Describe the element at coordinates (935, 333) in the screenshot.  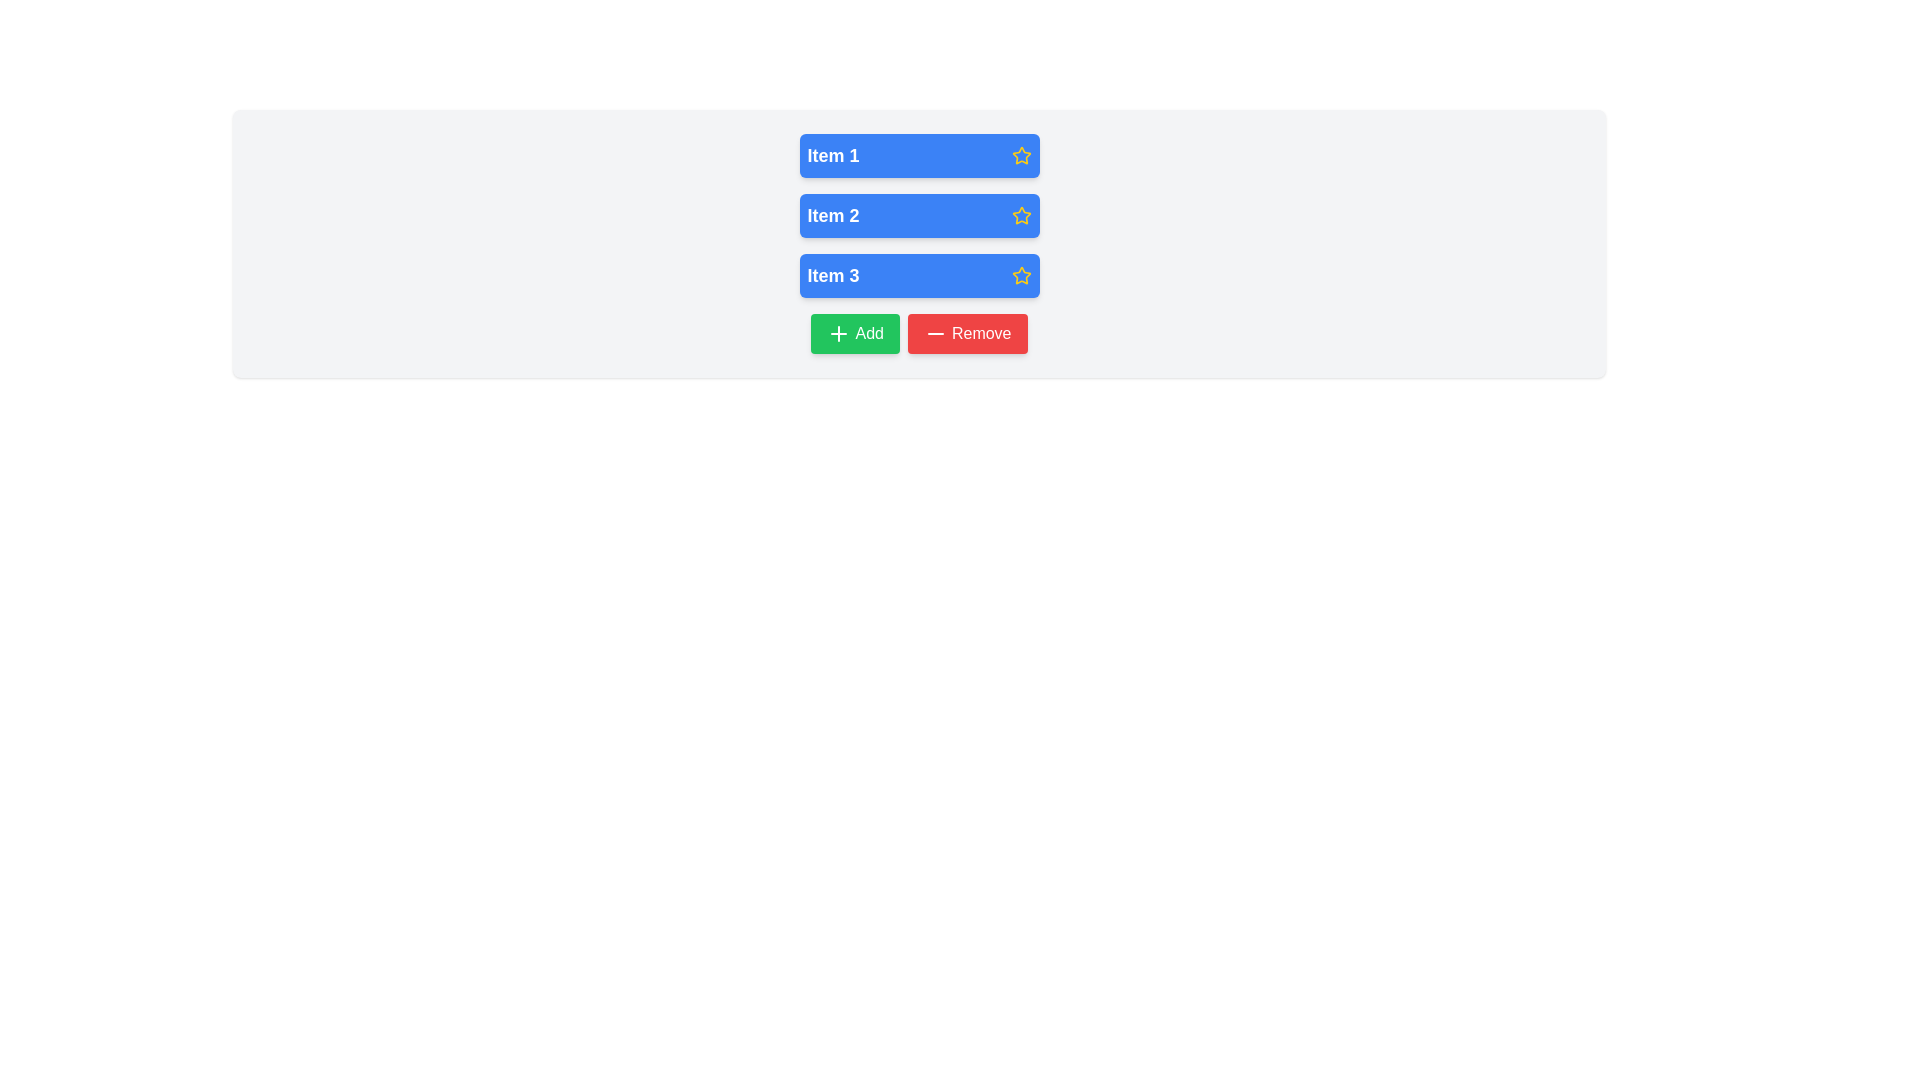
I see `the removal icon located centrally above the text label of the 'Remove' button` at that location.